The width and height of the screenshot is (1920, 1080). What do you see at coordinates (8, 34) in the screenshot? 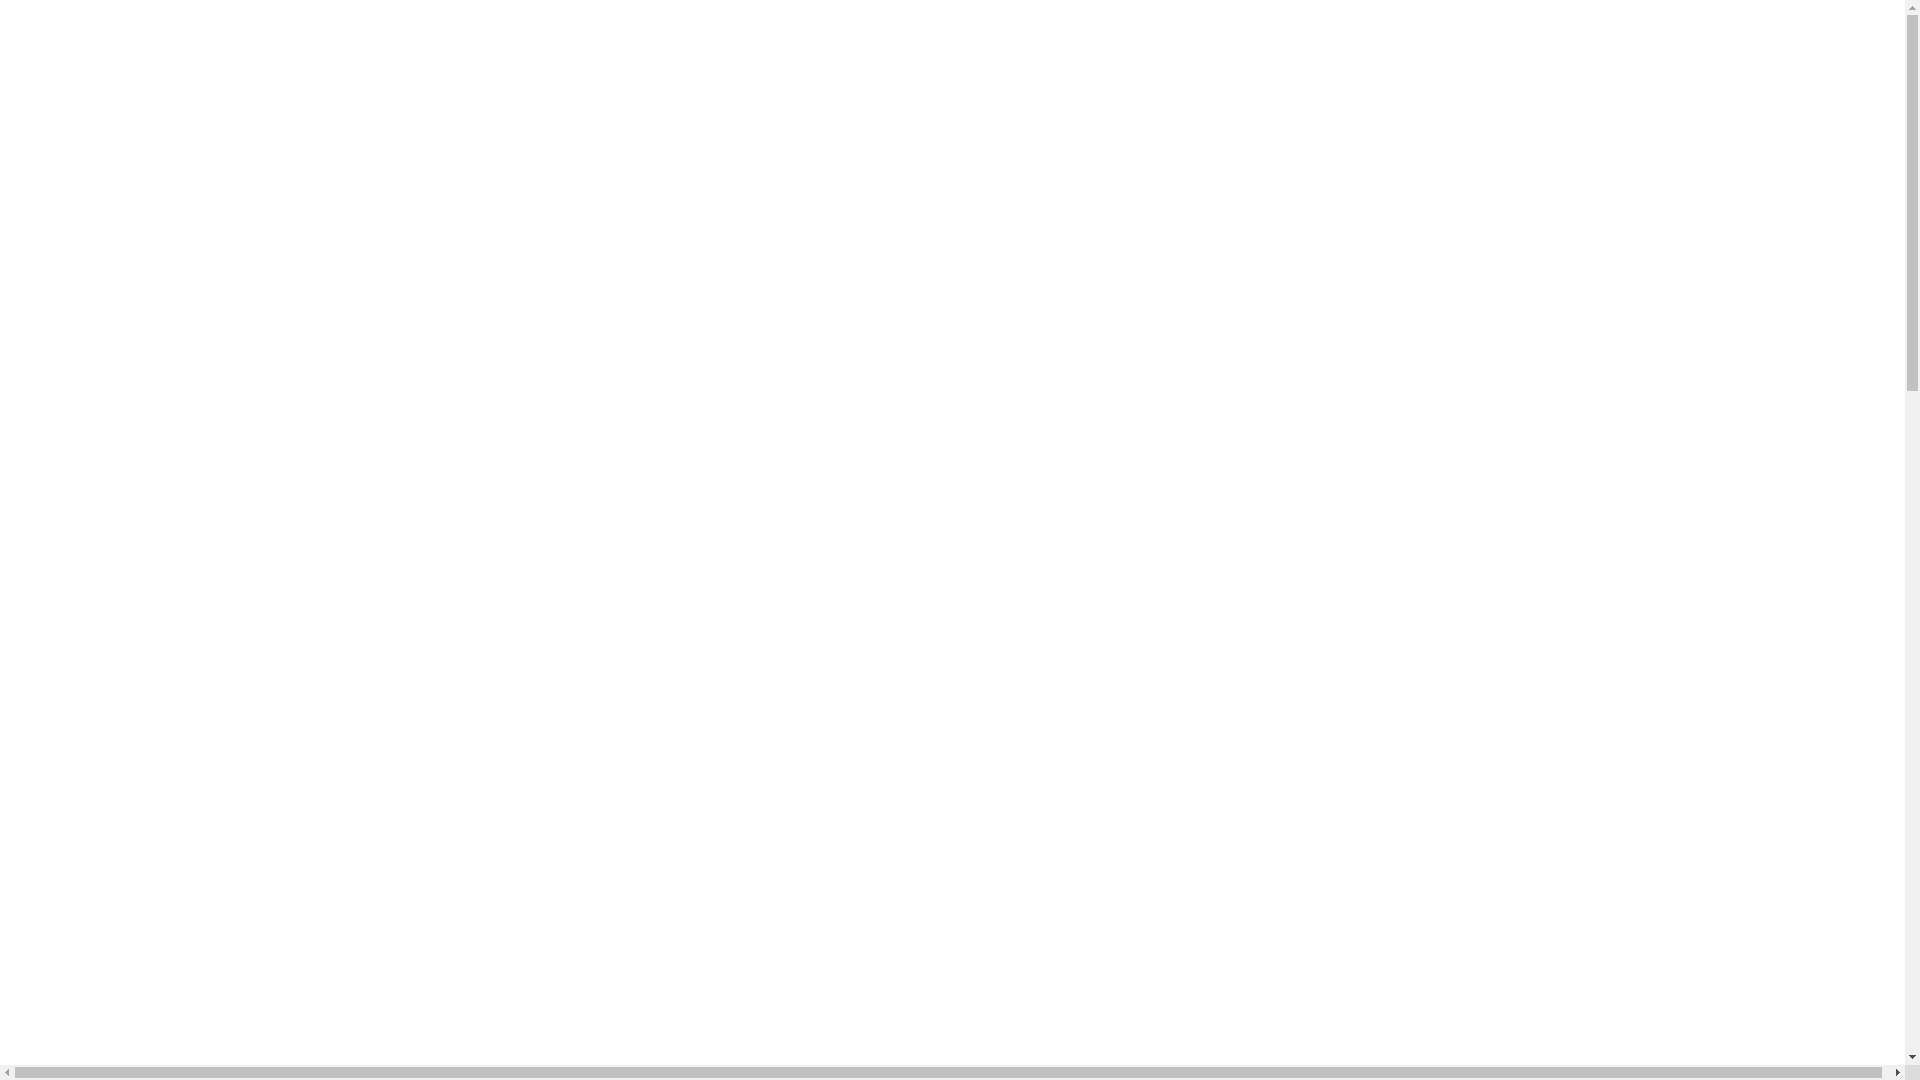
I see `'Korea'` at bounding box center [8, 34].